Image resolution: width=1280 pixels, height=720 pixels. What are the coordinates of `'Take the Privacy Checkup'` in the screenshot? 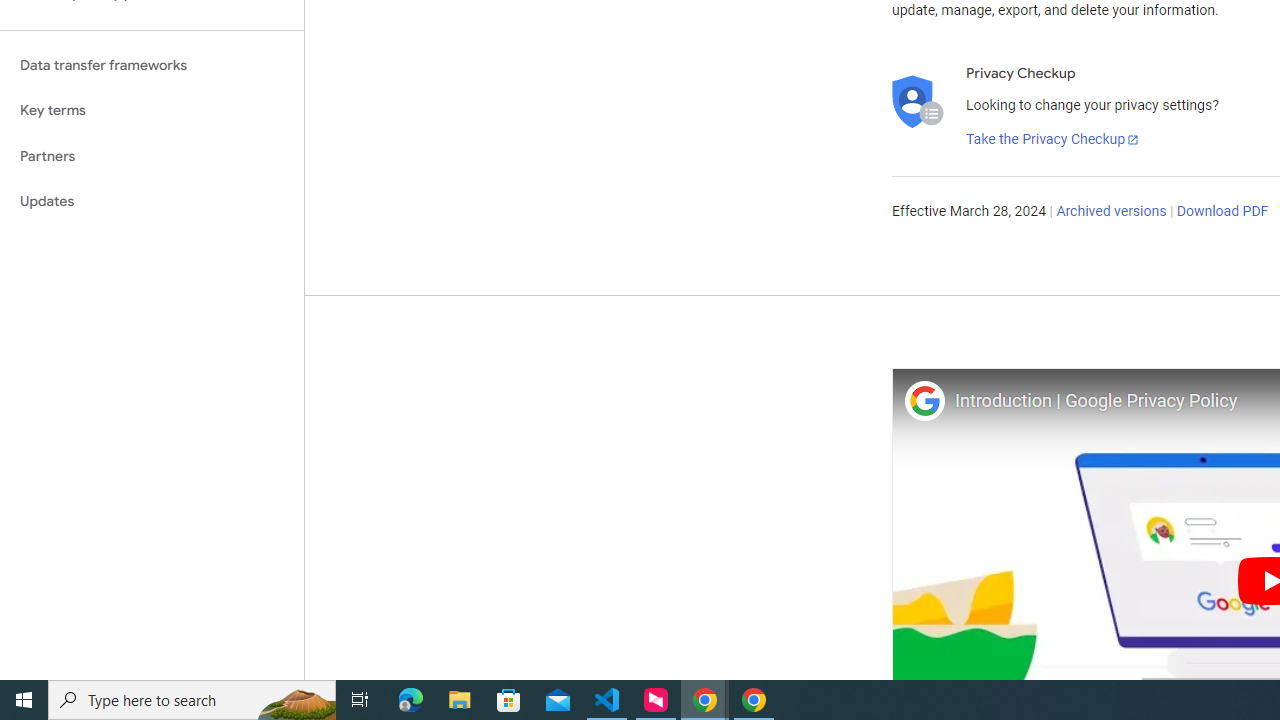 It's located at (1052, 139).